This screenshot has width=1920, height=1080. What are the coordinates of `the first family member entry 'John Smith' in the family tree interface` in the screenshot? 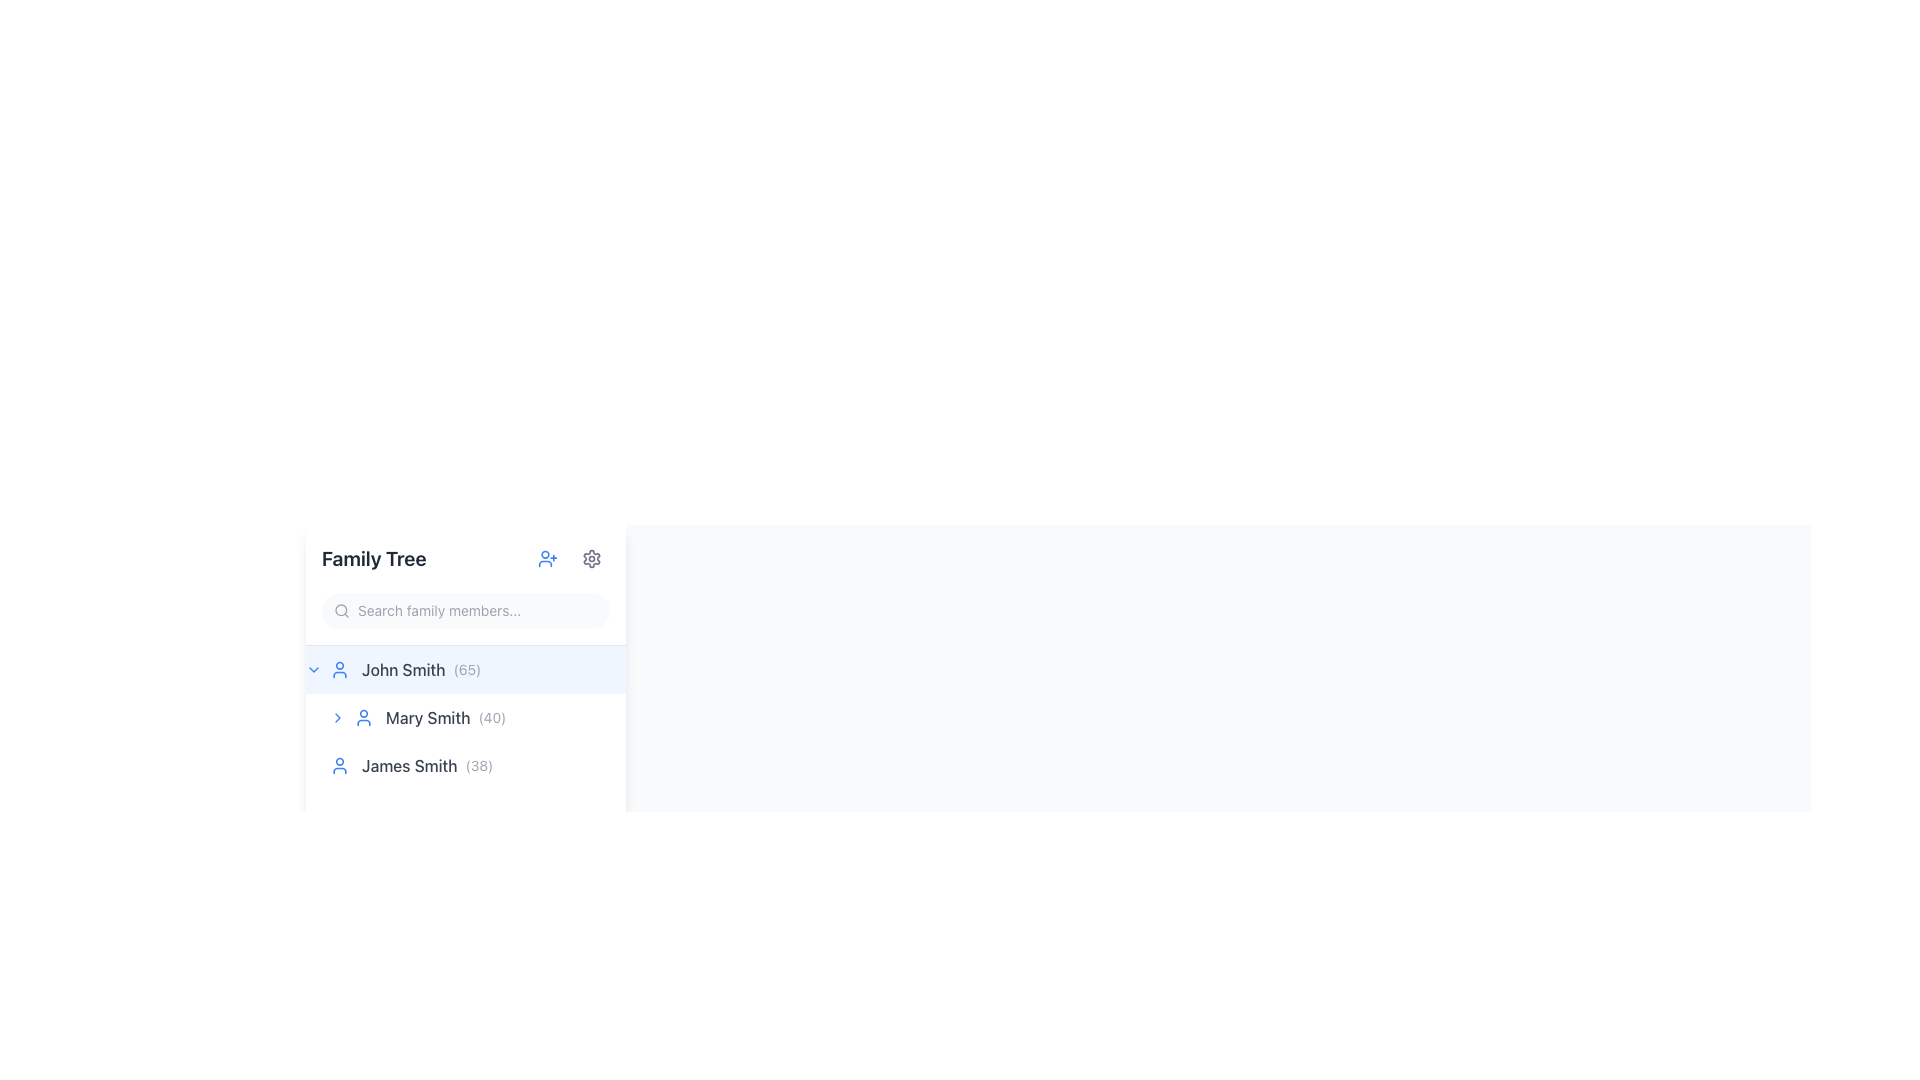 It's located at (464, 670).